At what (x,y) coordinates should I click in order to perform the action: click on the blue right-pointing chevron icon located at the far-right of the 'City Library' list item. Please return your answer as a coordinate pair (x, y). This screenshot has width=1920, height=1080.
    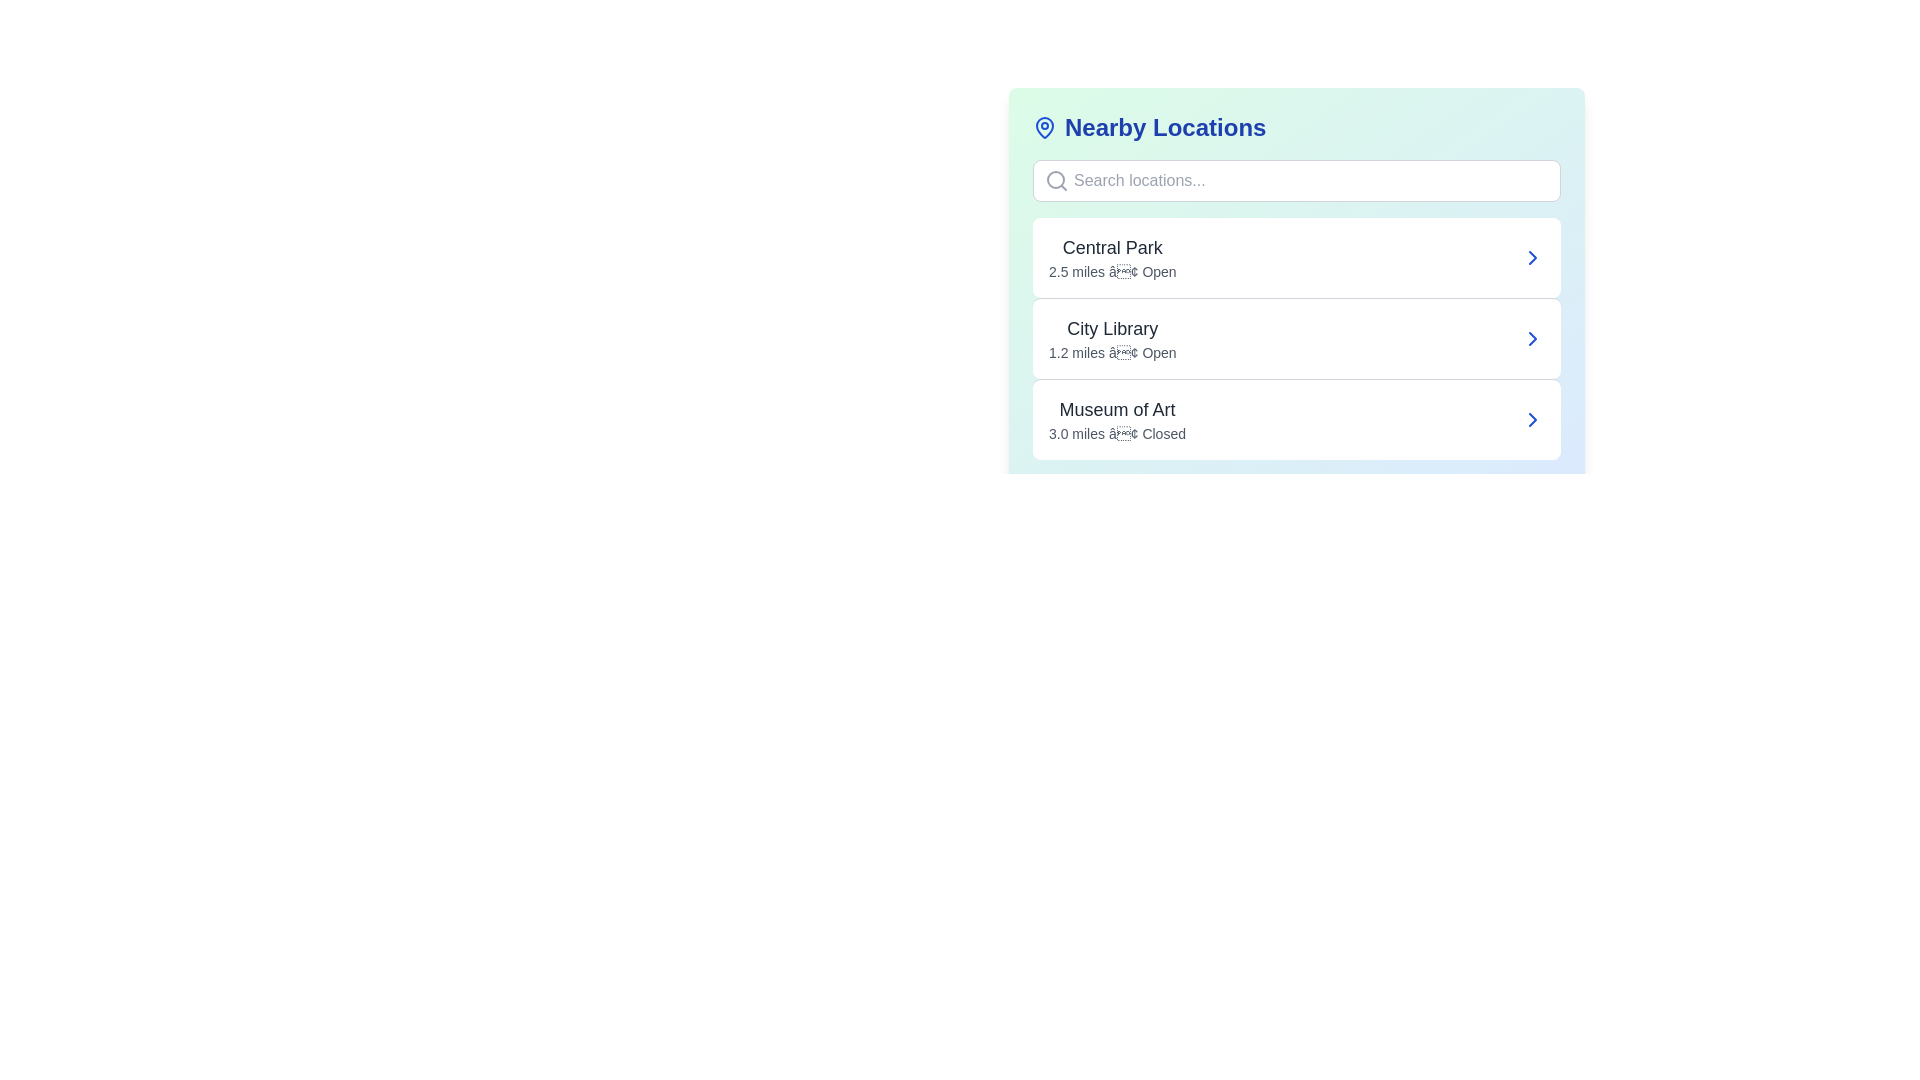
    Looking at the image, I should click on (1531, 338).